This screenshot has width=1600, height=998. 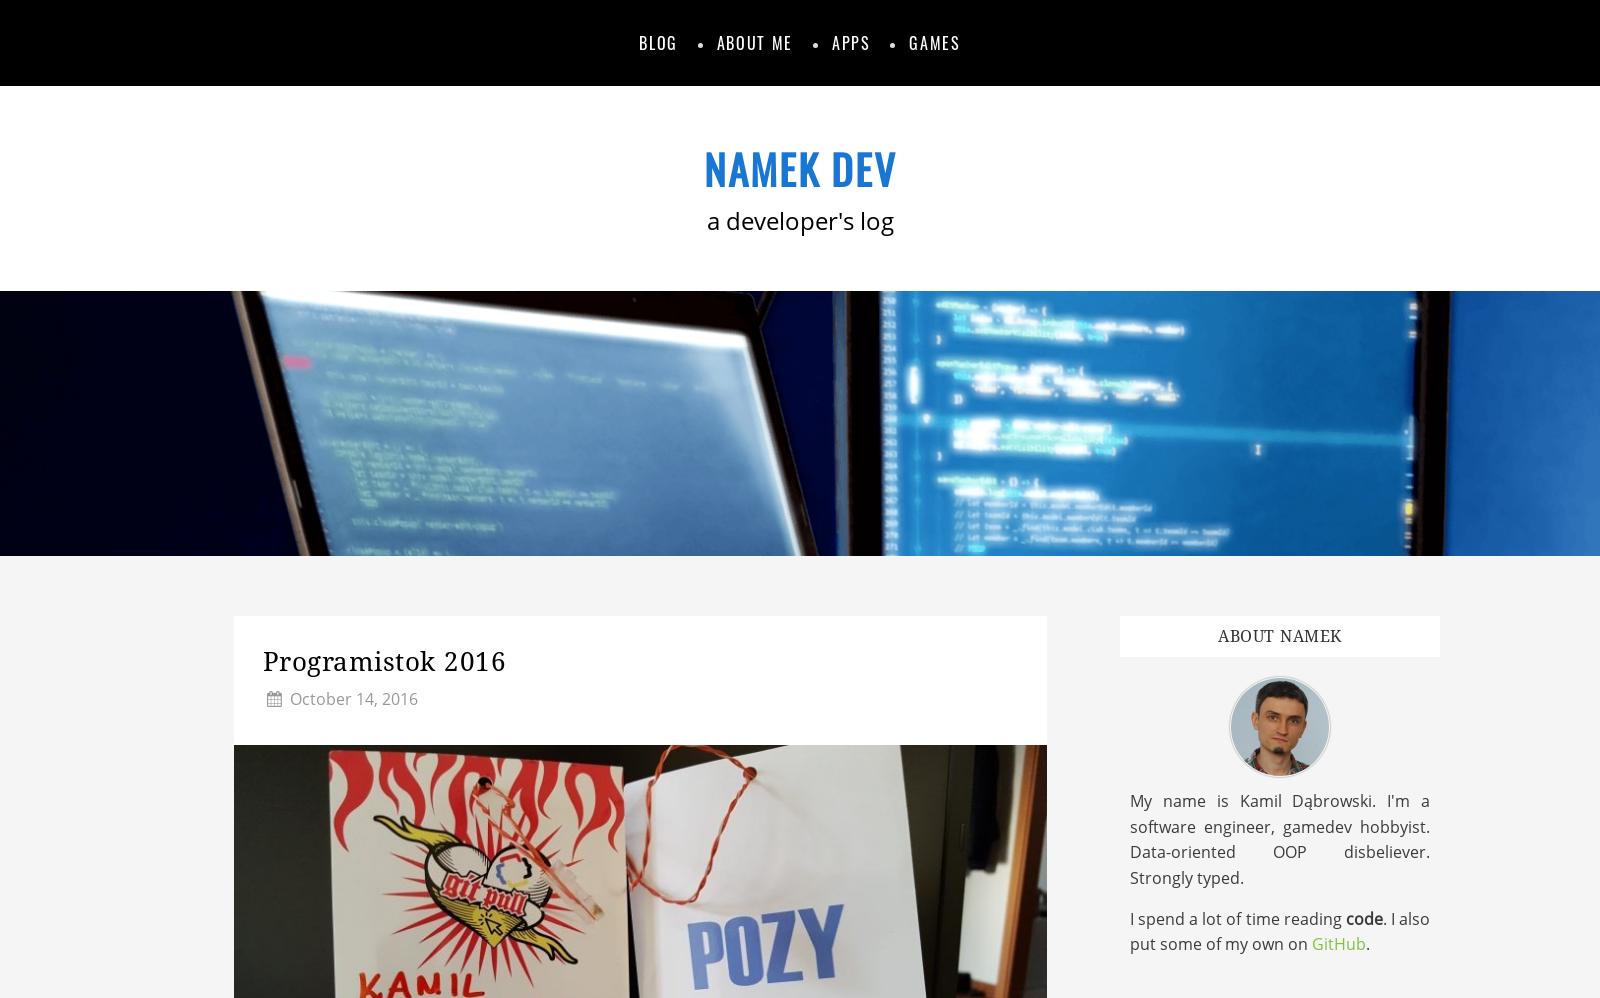 I want to click on 'code', so click(x=1343, y=917).